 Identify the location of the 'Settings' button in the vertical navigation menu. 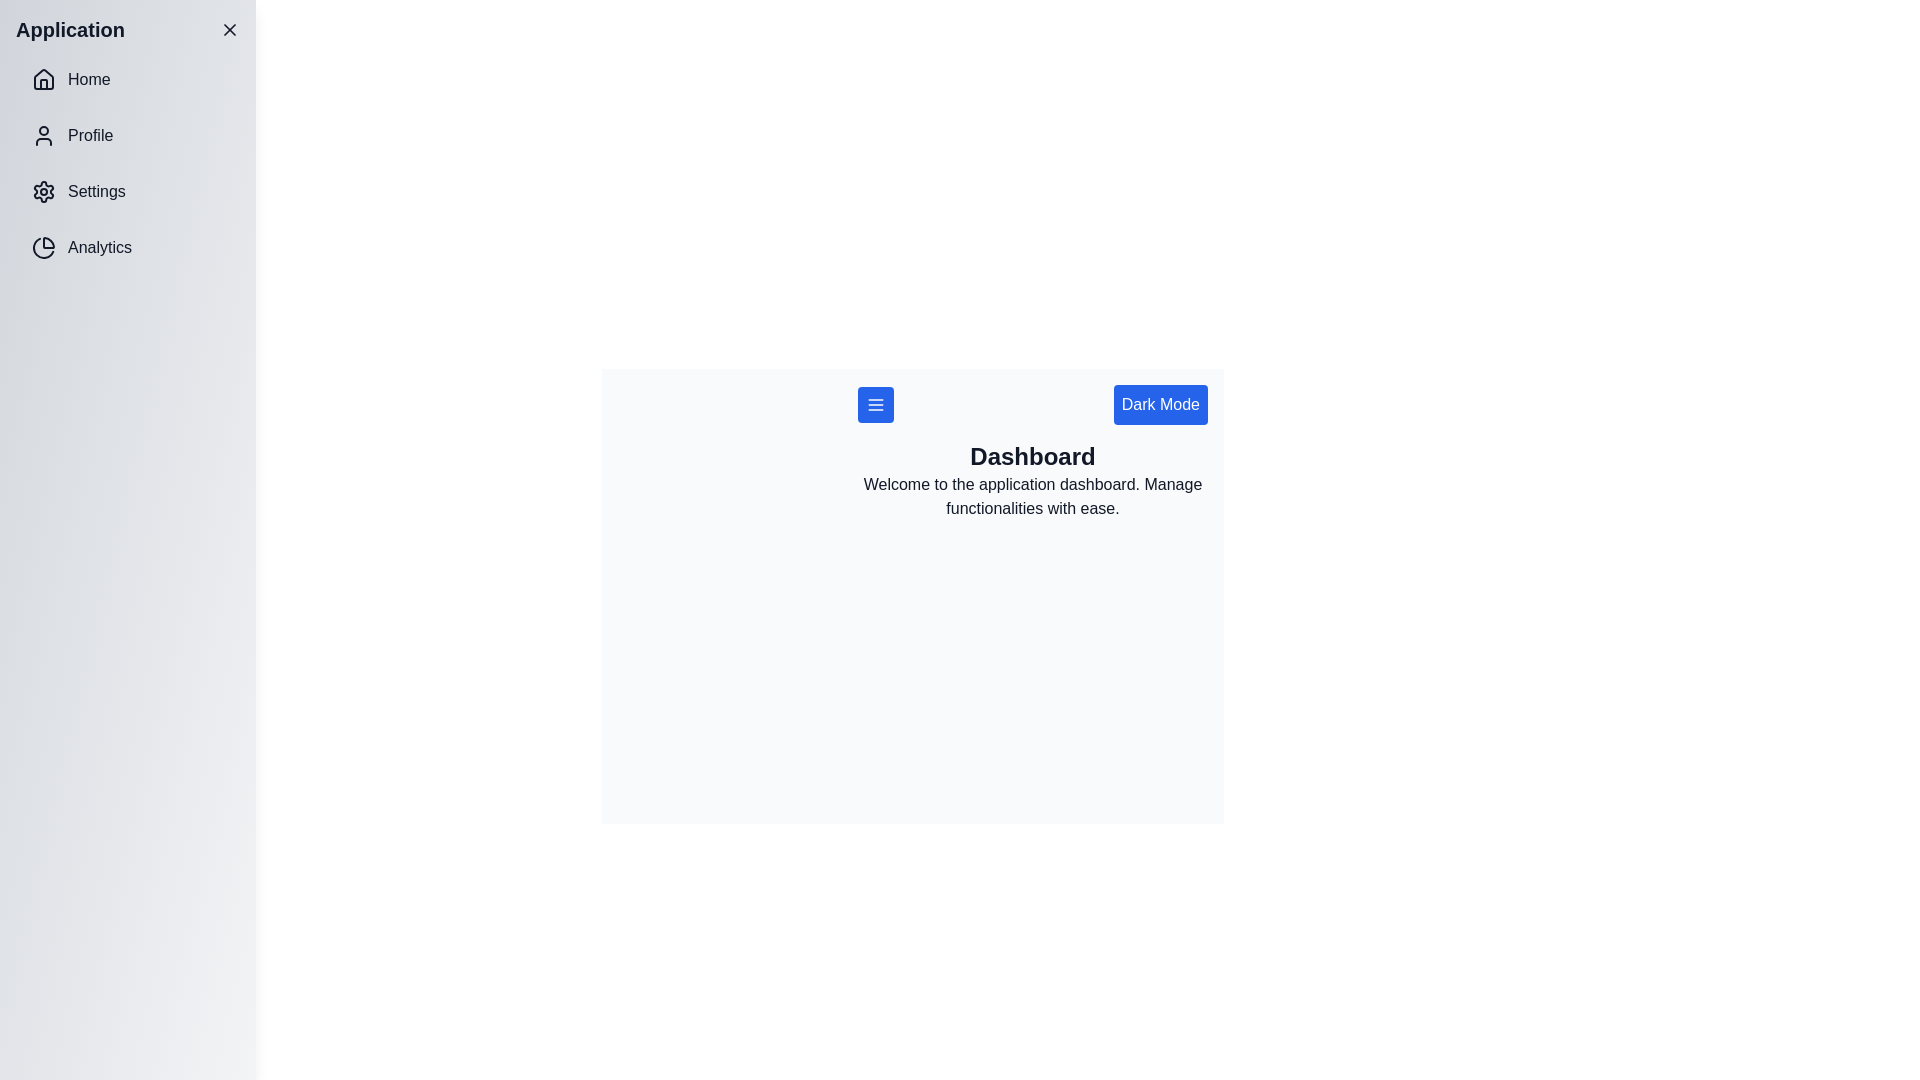
(127, 192).